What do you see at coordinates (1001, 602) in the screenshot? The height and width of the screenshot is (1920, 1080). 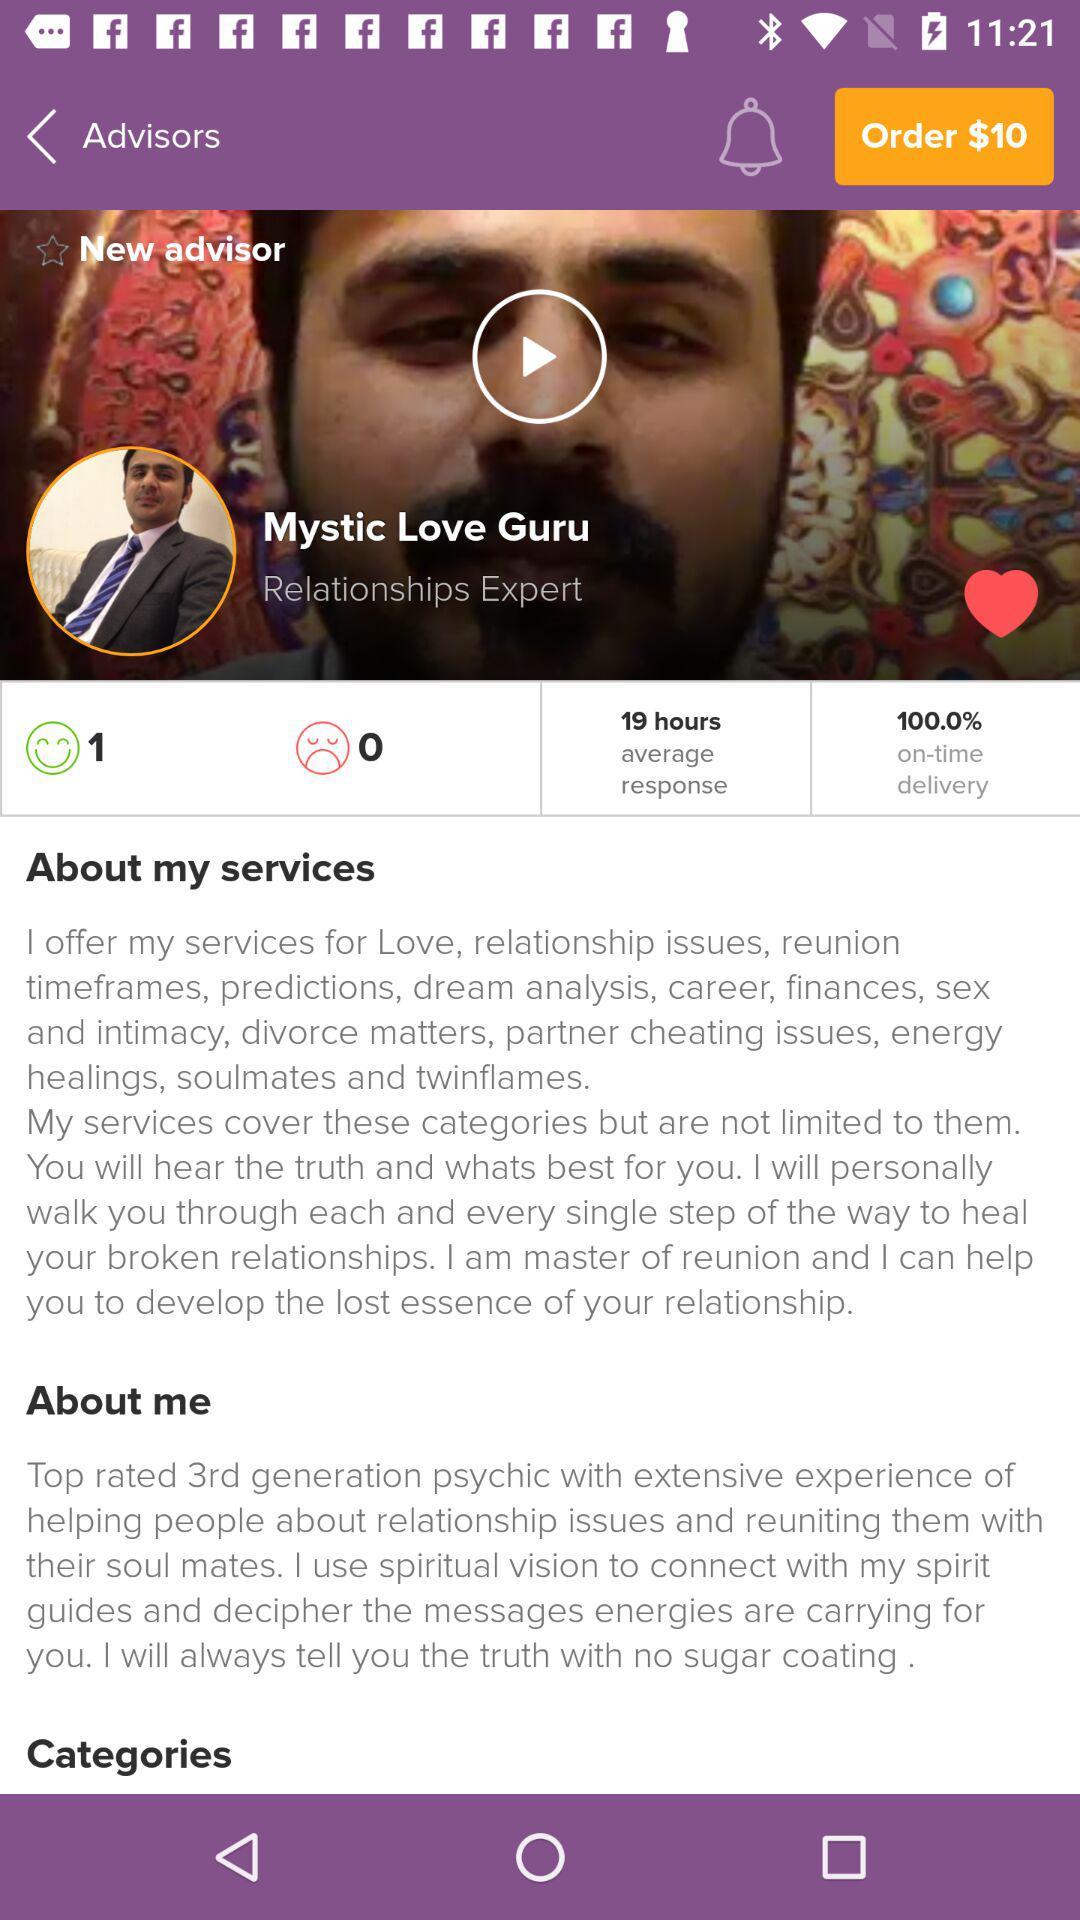 I see `the favorite icon` at bounding box center [1001, 602].